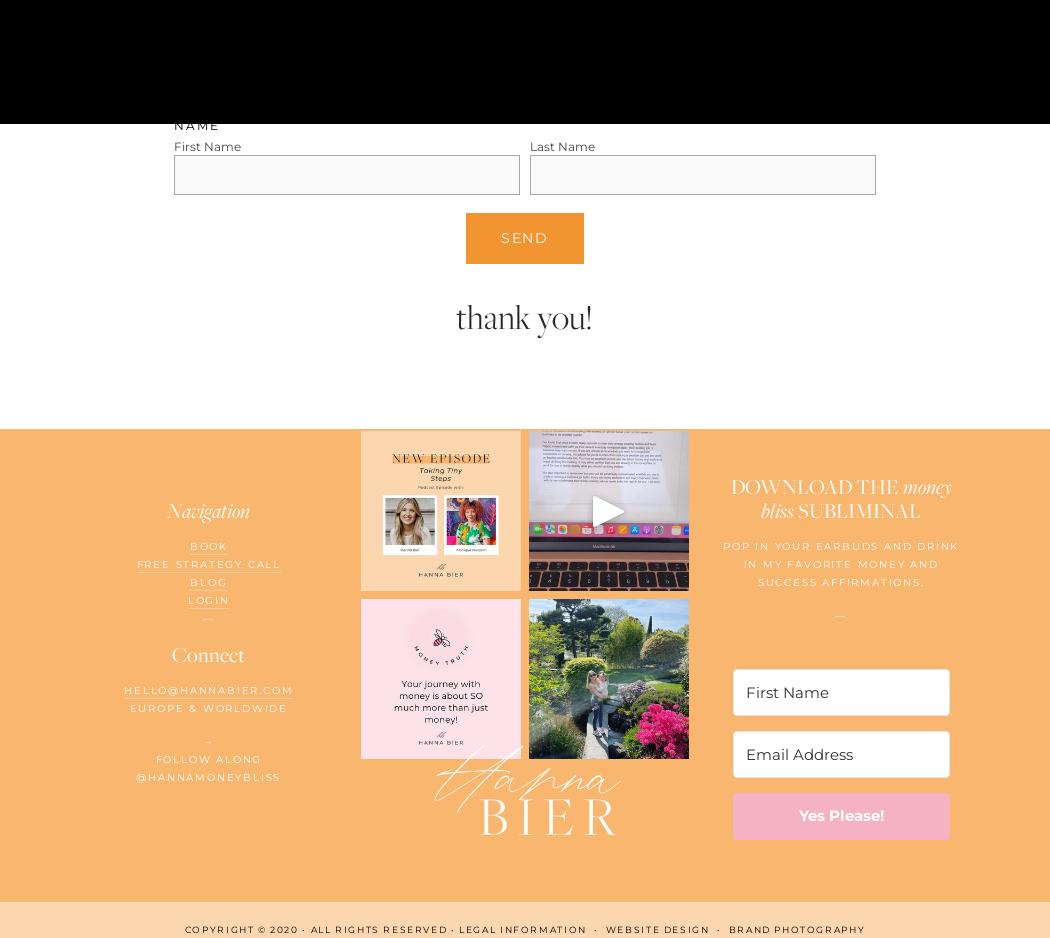  What do you see at coordinates (506, 30) in the screenshot?
I see `'Based on your answers, I would love to write a short testmonial using your own words to publish on my website. Do you agree to this?'` at bounding box center [506, 30].